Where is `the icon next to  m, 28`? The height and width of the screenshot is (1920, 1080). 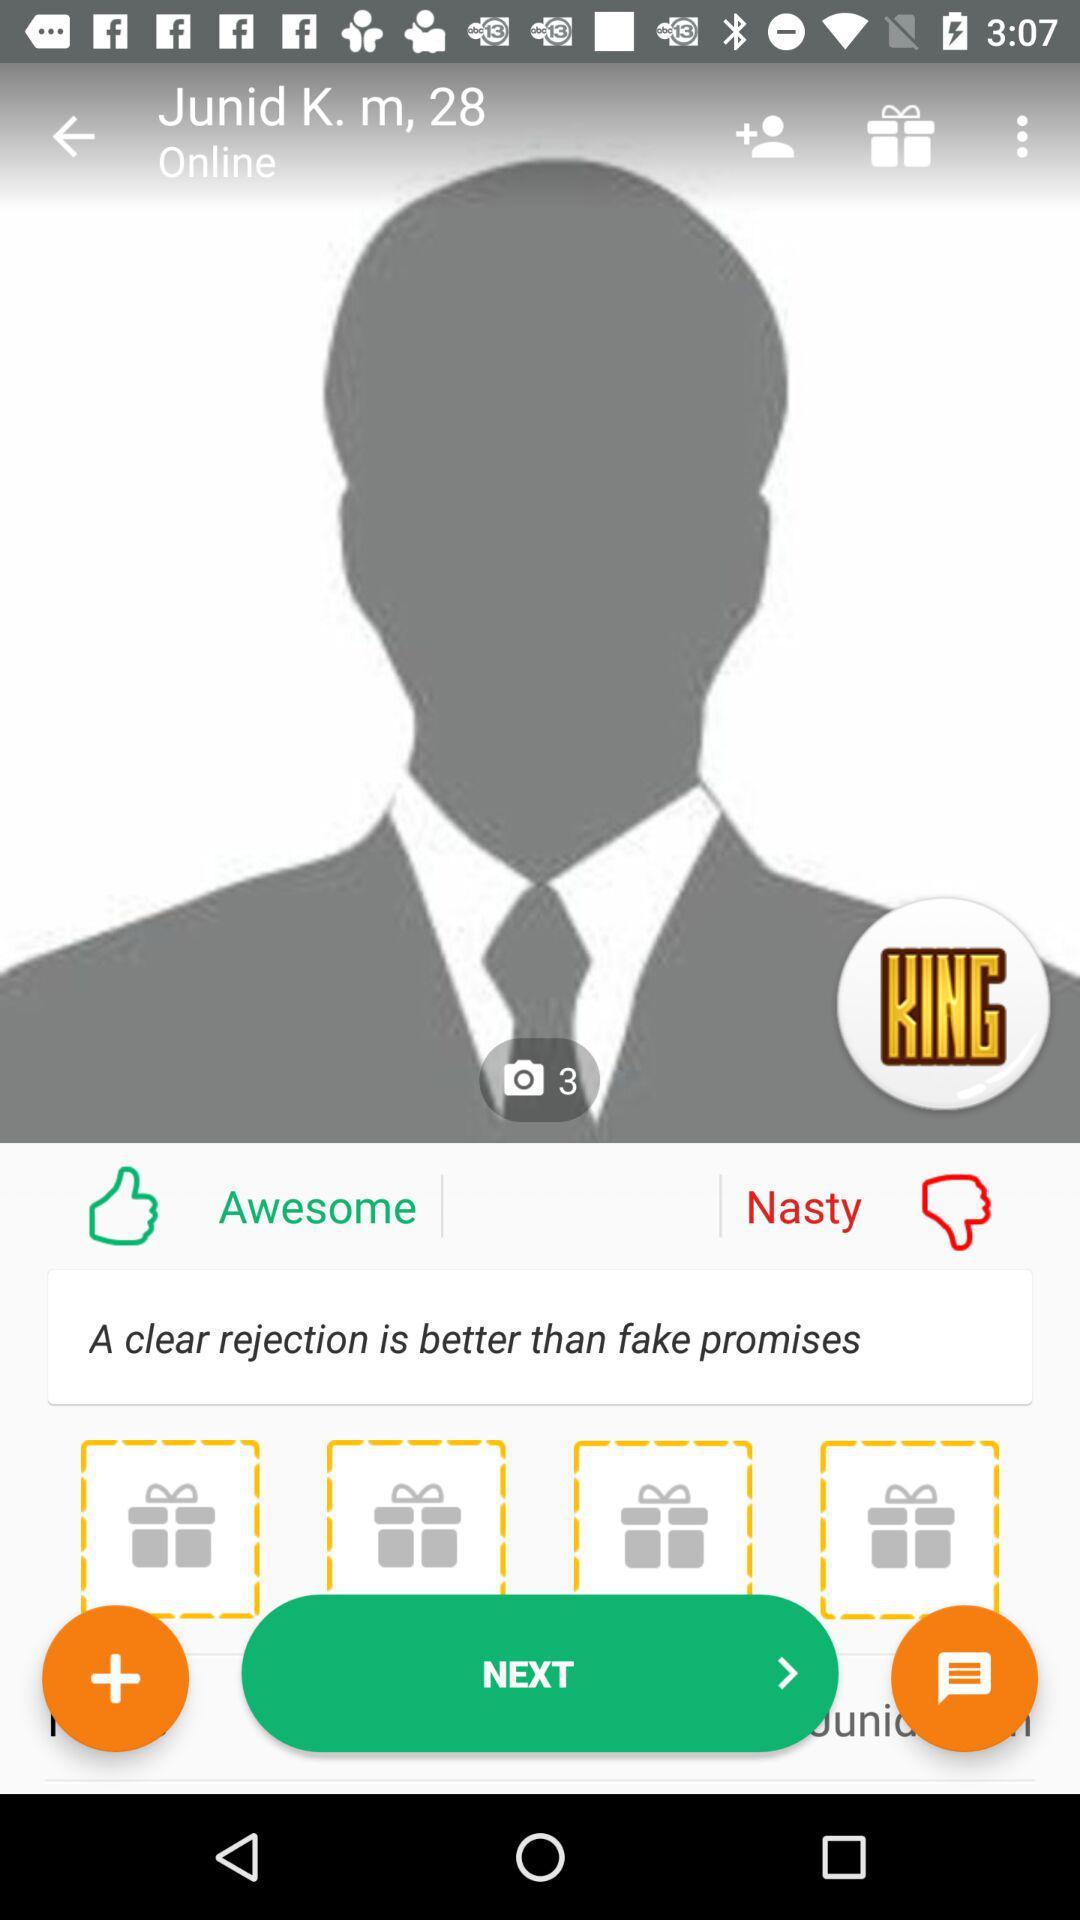 the icon next to  m, 28 is located at coordinates (764, 135).